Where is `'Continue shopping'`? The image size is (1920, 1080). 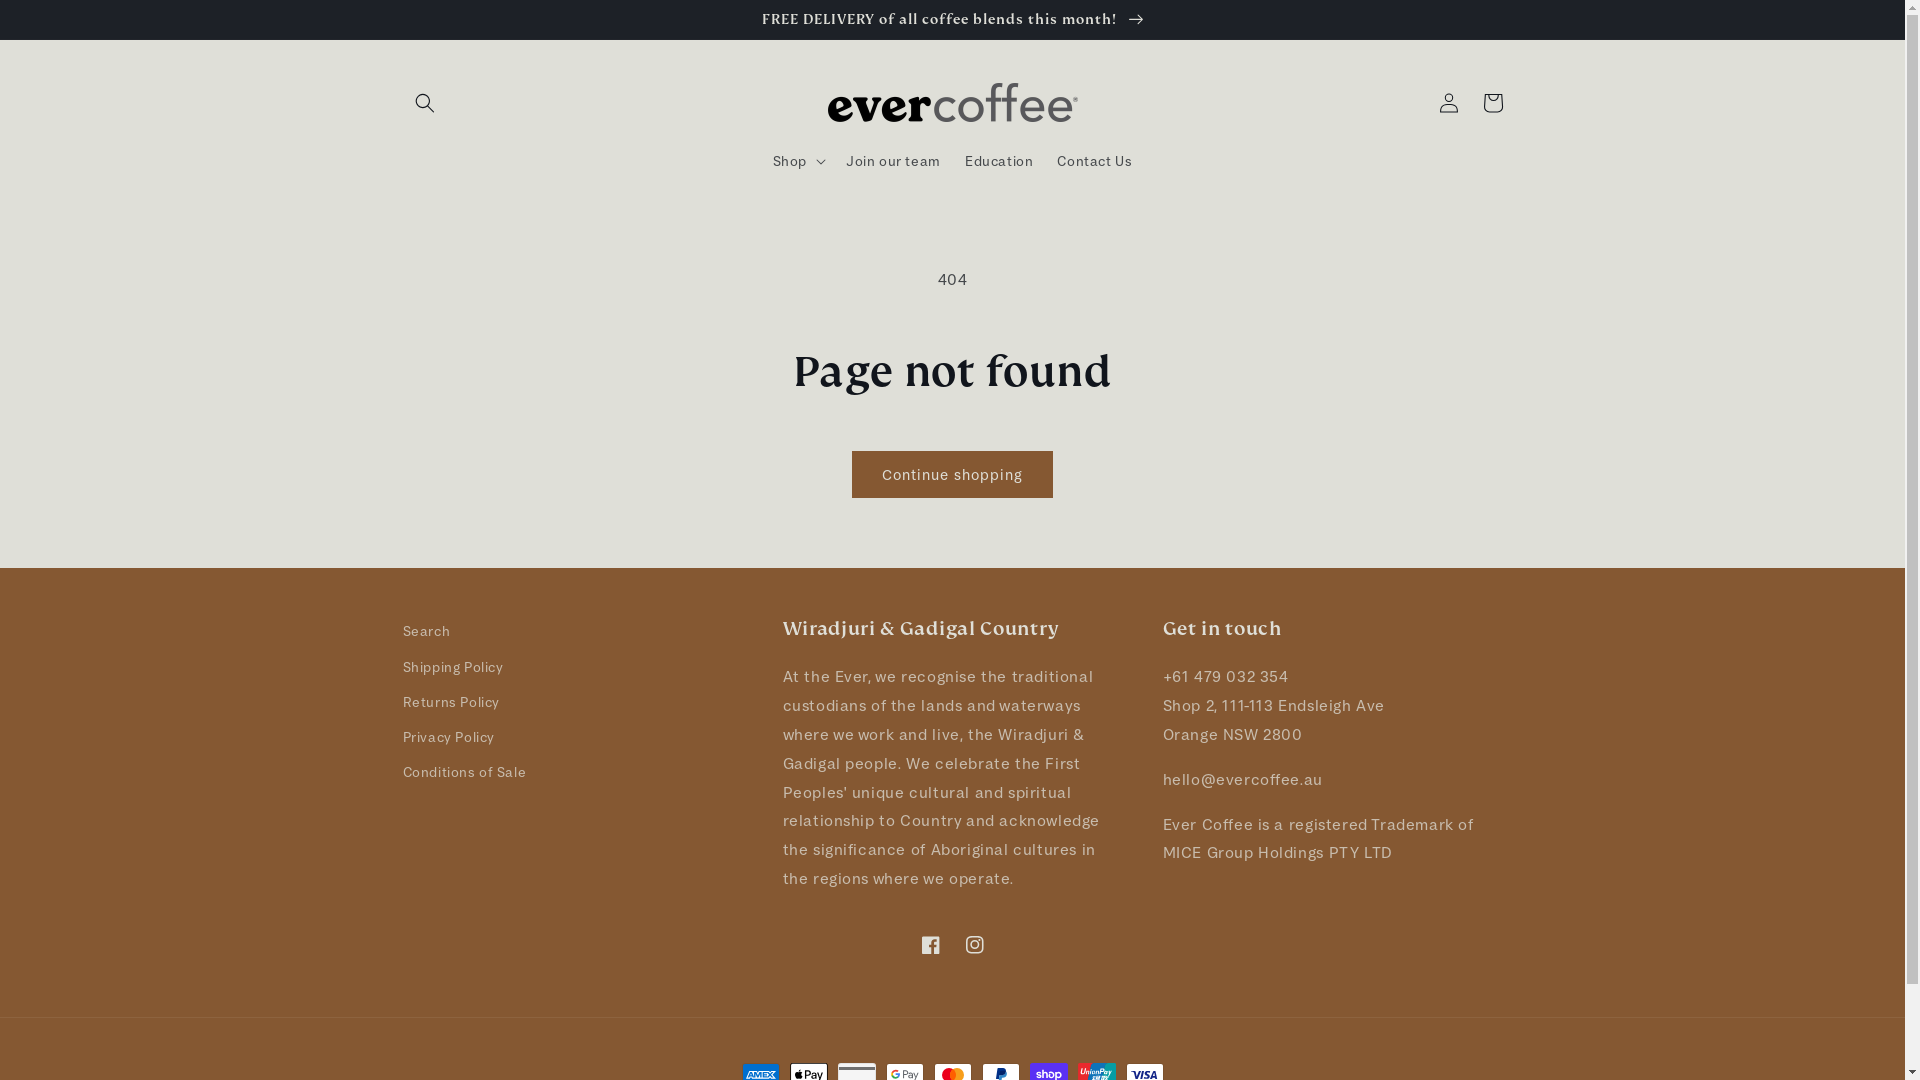 'Continue shopping' is located at coordinates (851, 474).